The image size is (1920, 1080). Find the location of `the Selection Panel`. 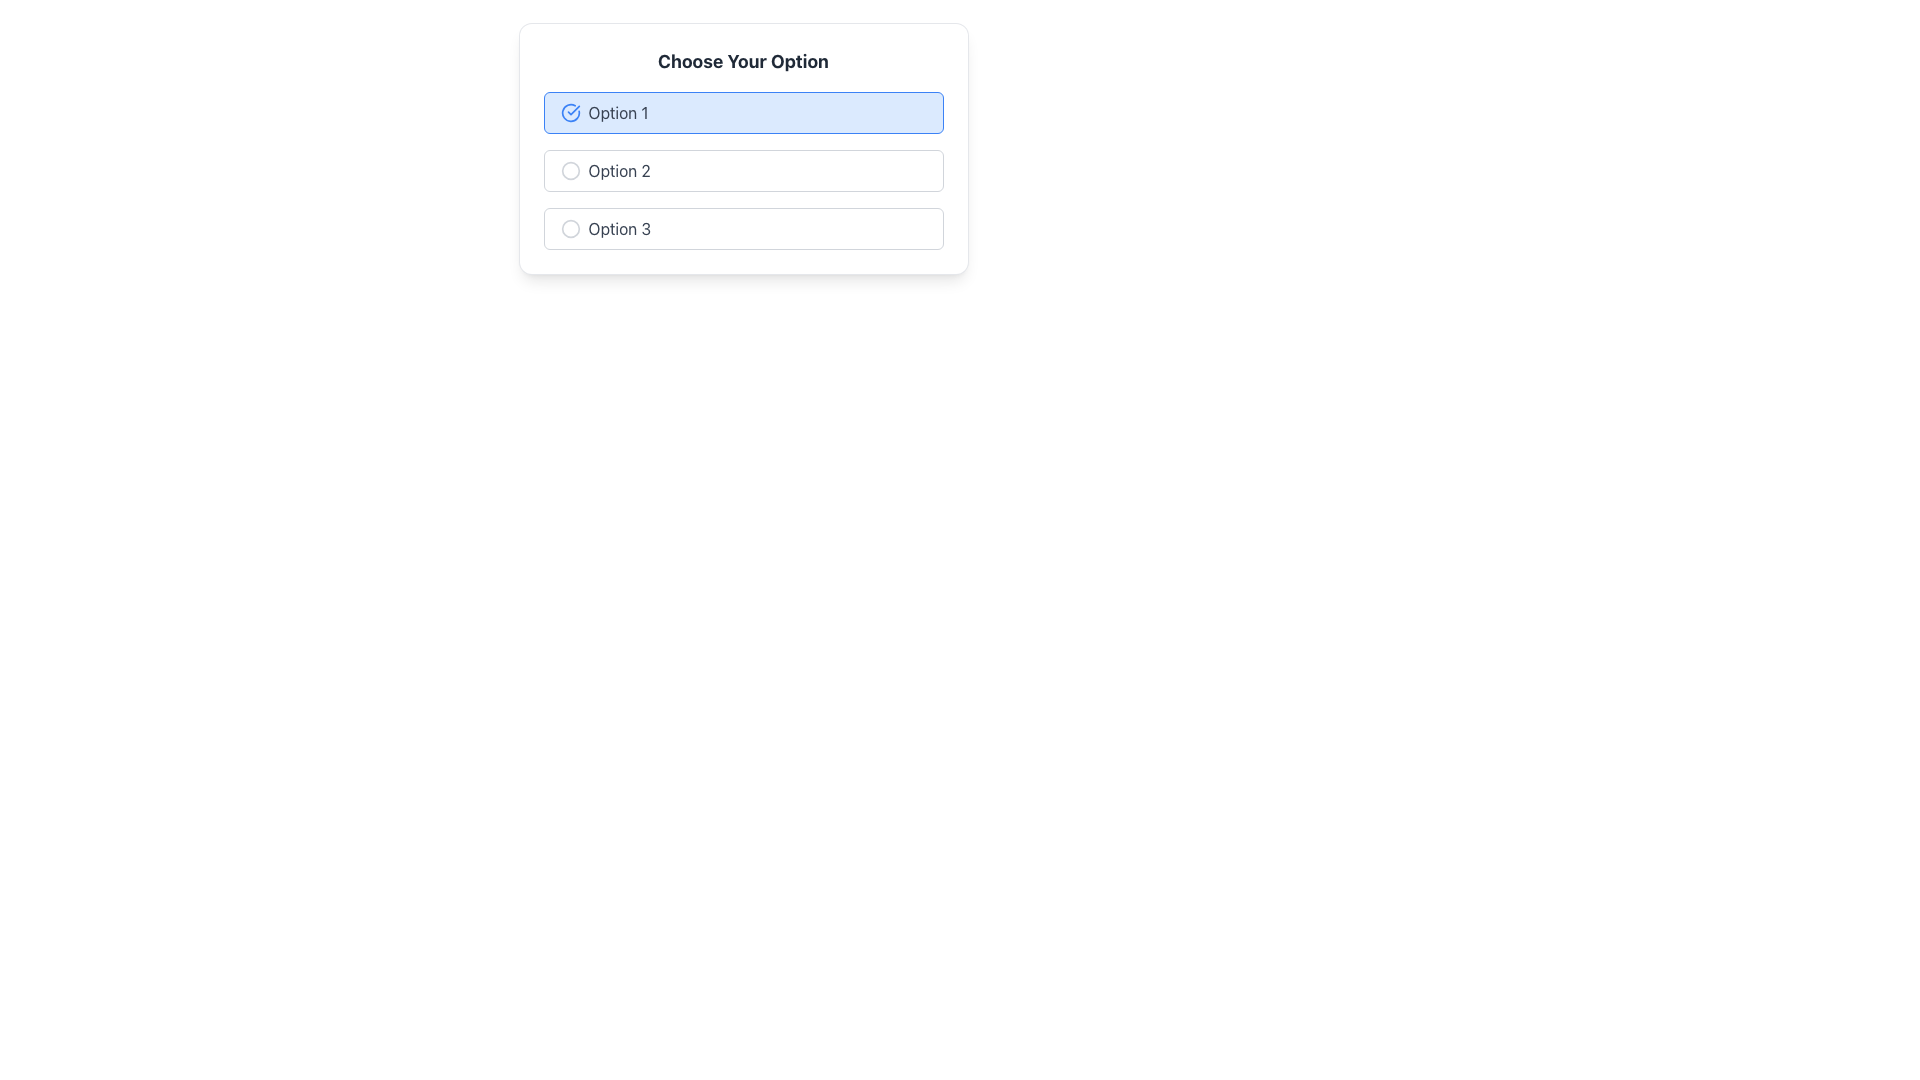

the Selection Panel is located at coordinates (742, 148).